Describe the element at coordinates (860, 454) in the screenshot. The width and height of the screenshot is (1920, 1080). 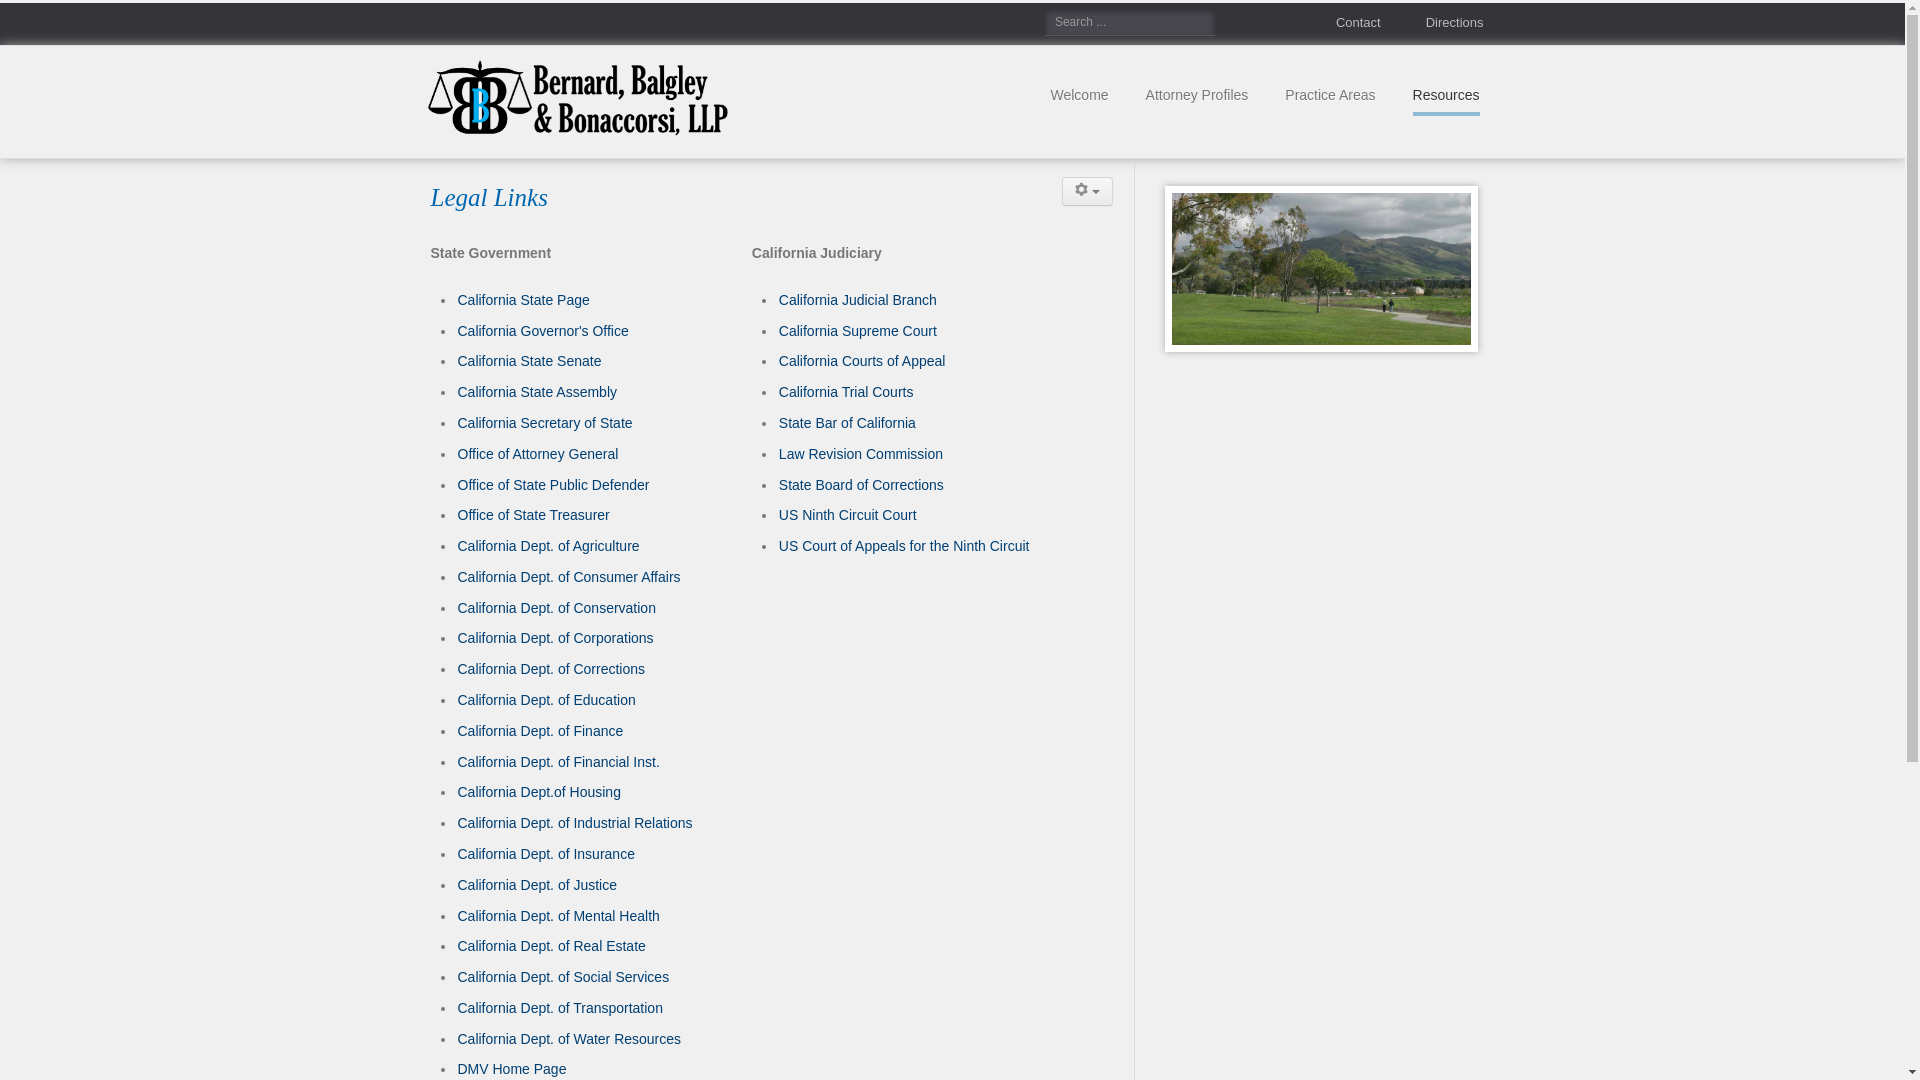
I see `'Law Revision Commission'` at that location.